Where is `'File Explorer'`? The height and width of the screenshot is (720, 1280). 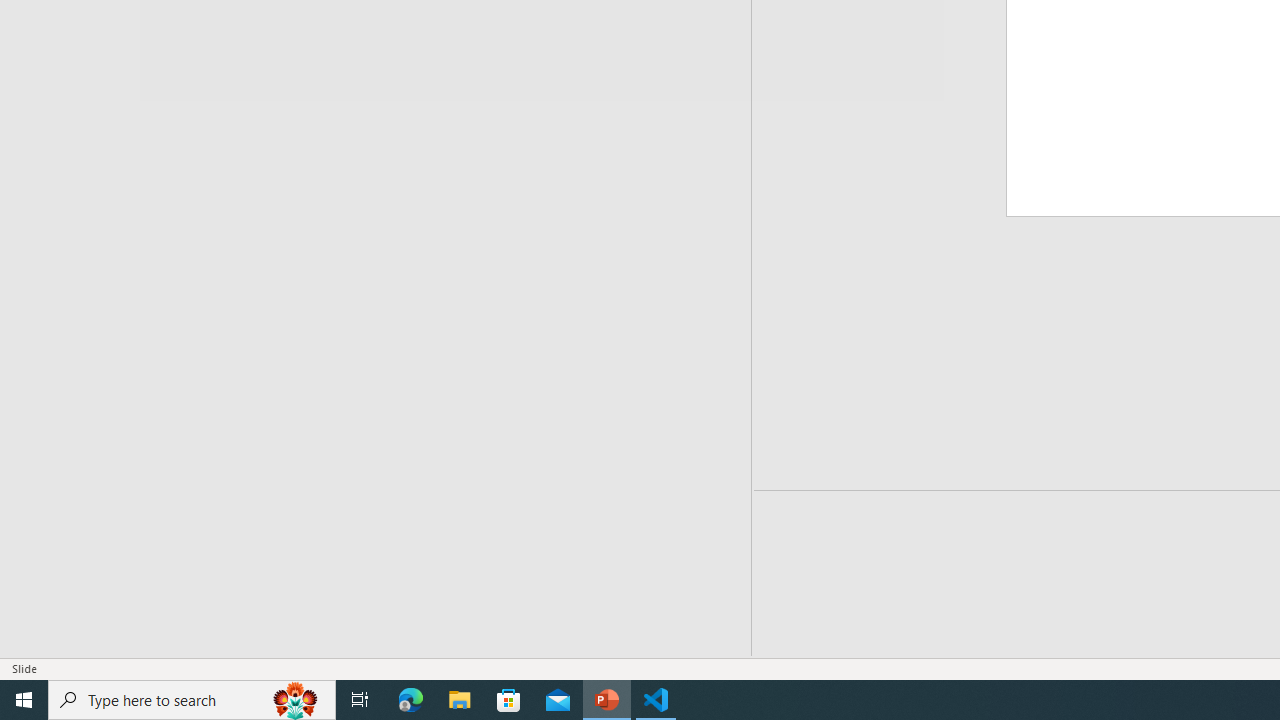 'File Explorer' is located at coordinates (459, 698).